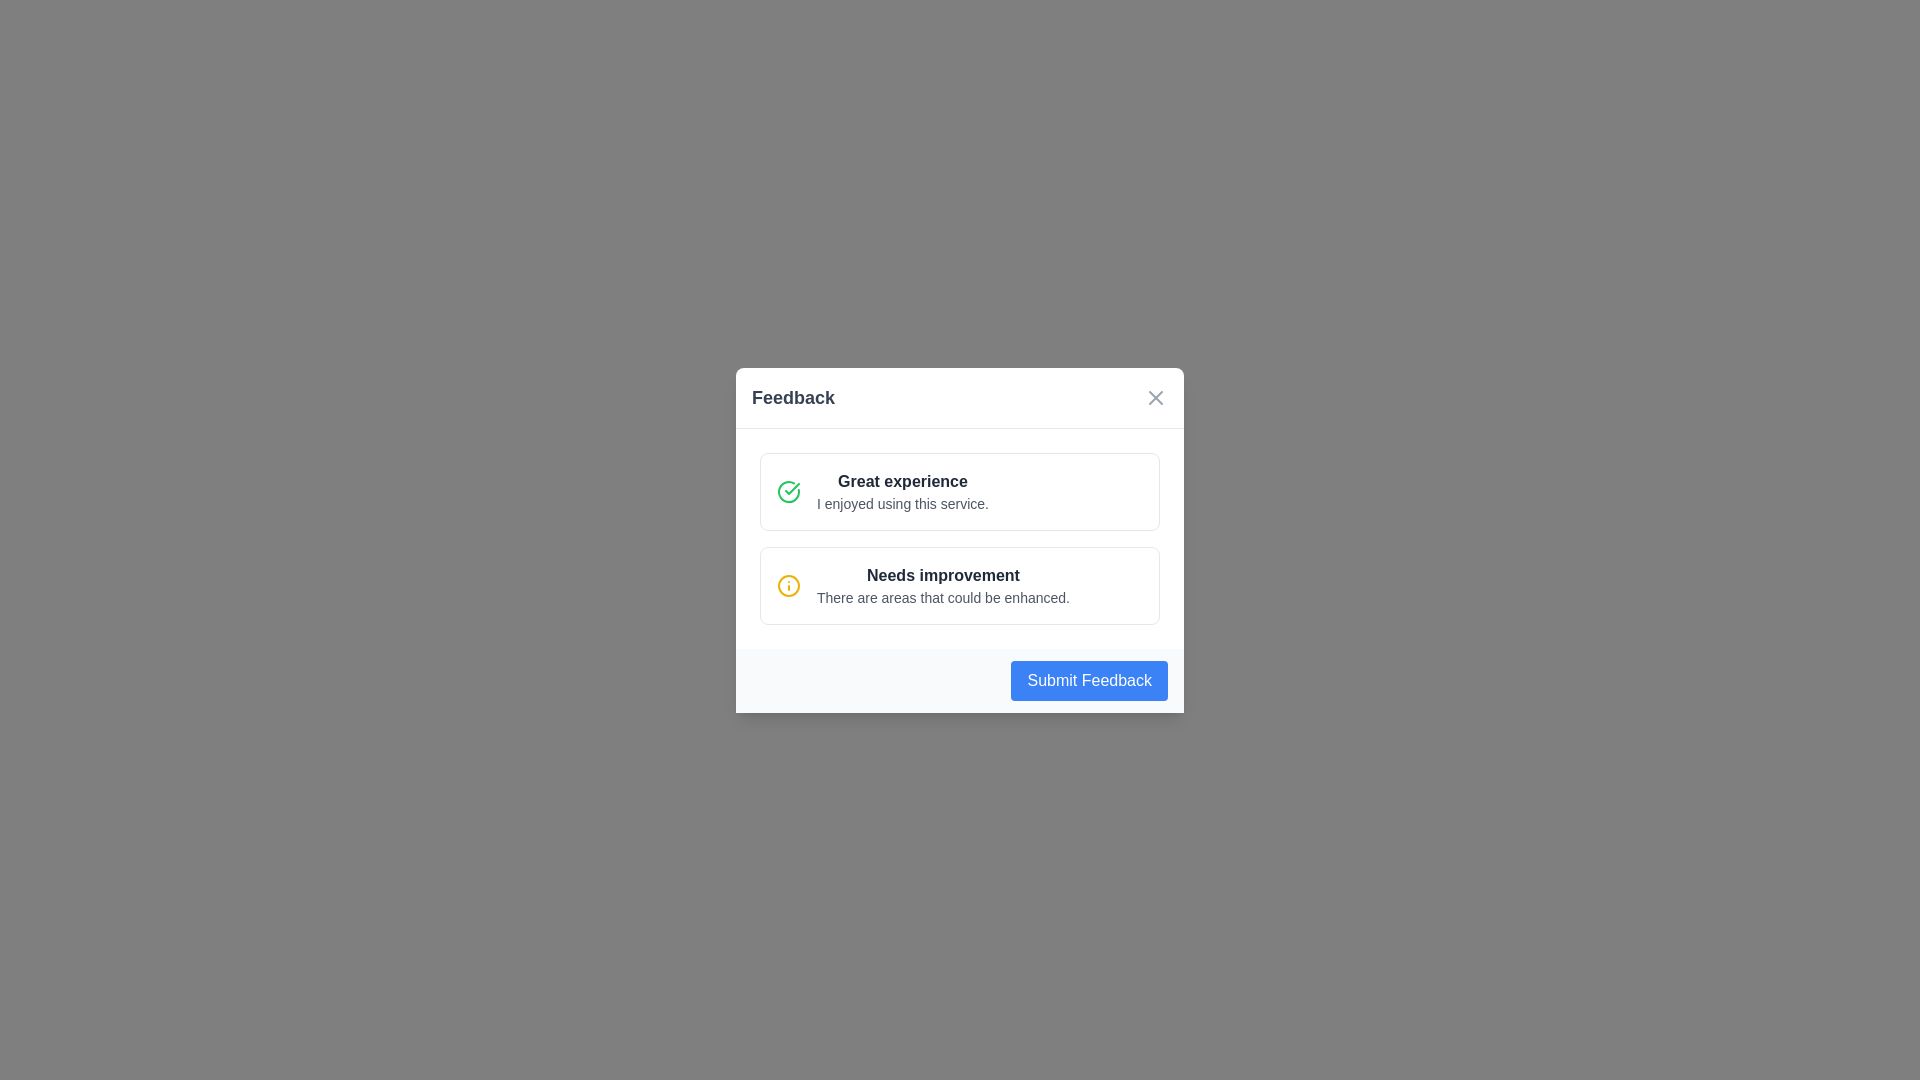 The image size is (1920, 1080). I want to click on the close button in the header to close the dialog, so click(1156, 397).